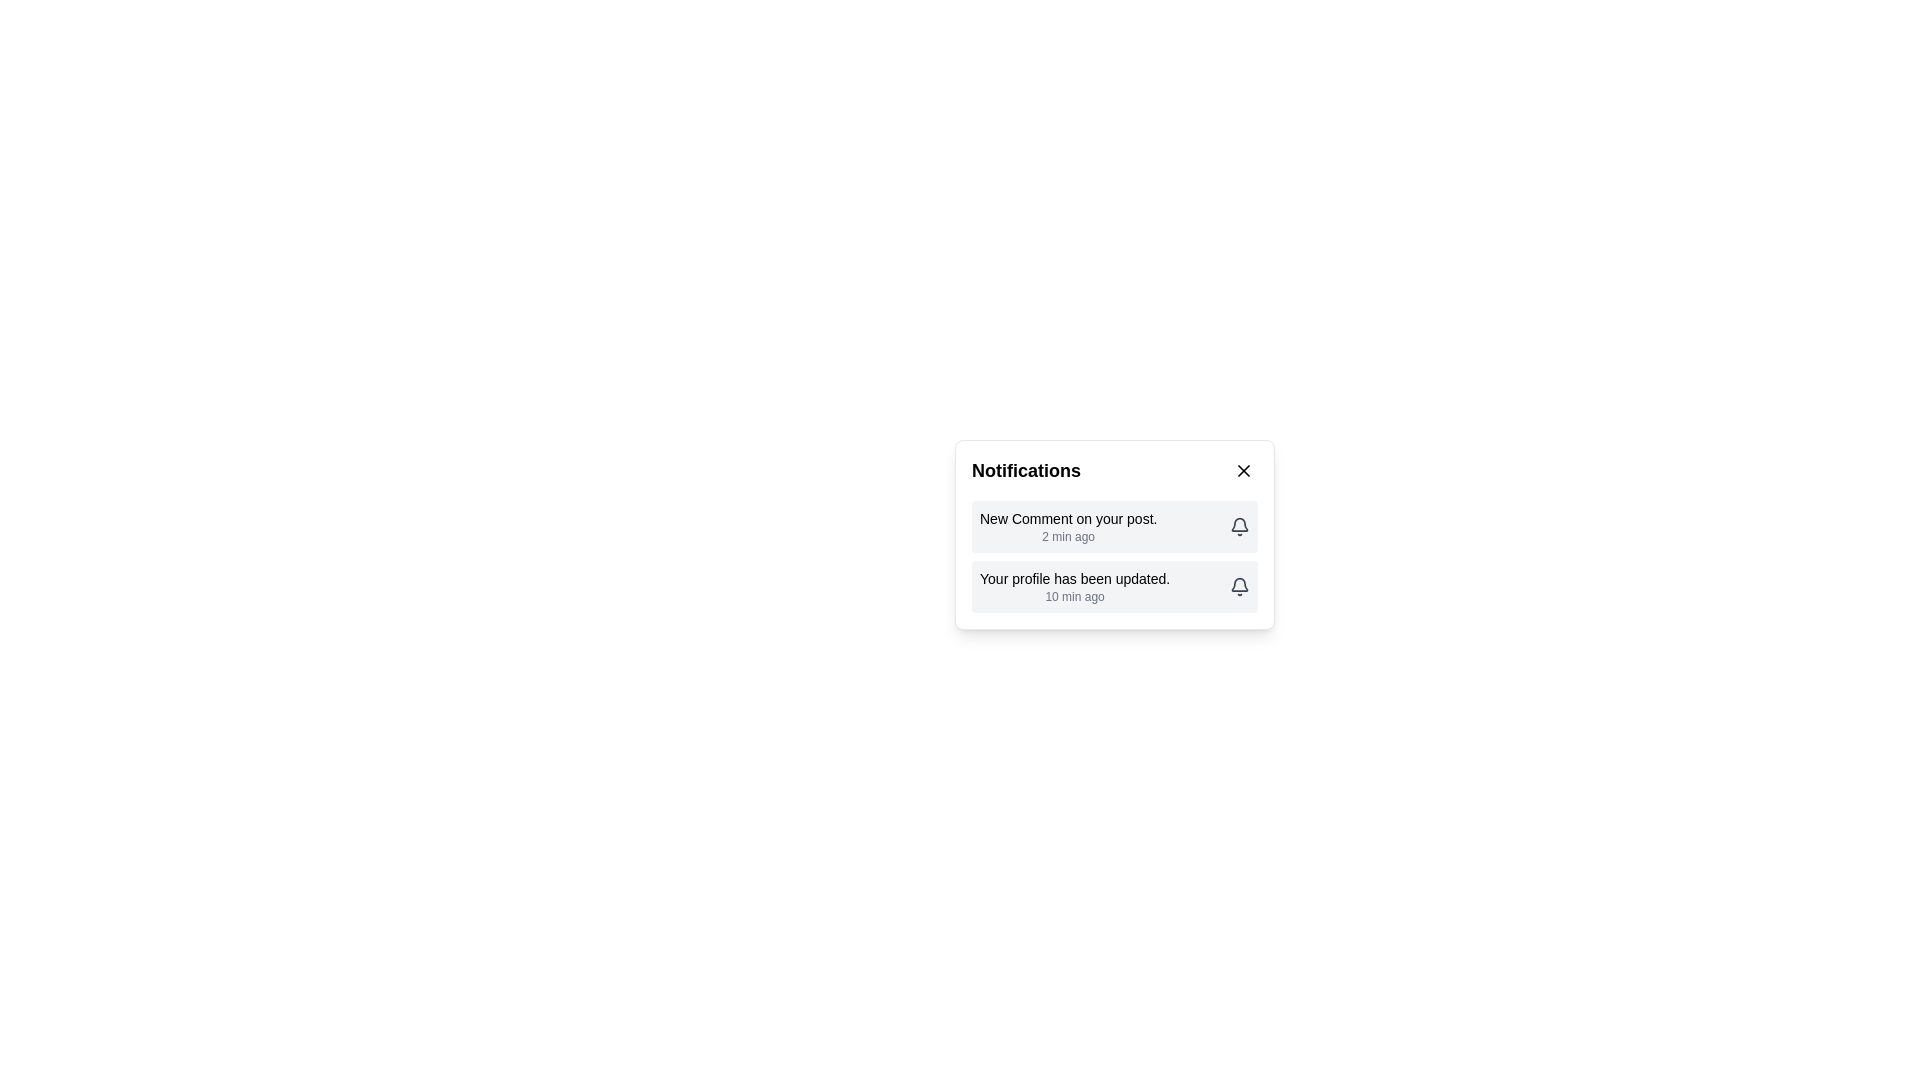  Describe the element at coordinates (1113, 526) in the screenshot. I see `the first notification alerting the user to a new comment on their post in the notification list` at that location.